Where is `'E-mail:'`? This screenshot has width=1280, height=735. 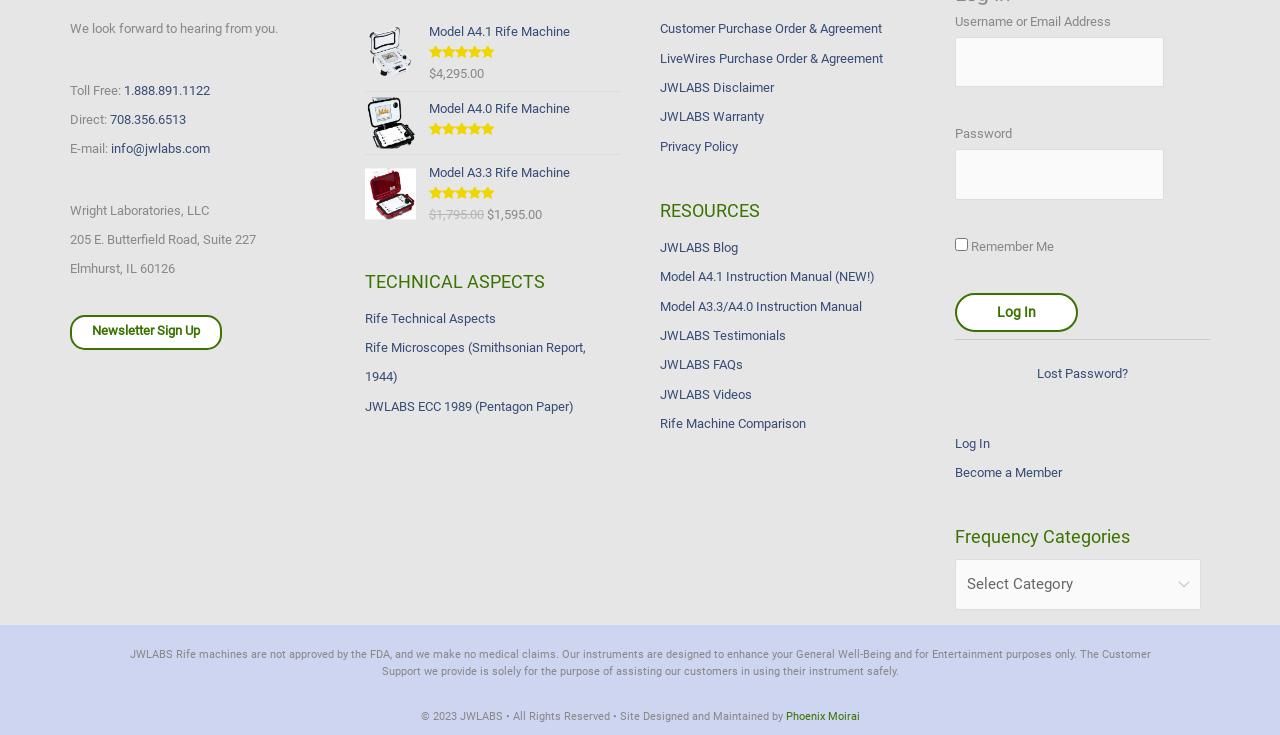
'E-mail:' is located at coordinates (89, 147).